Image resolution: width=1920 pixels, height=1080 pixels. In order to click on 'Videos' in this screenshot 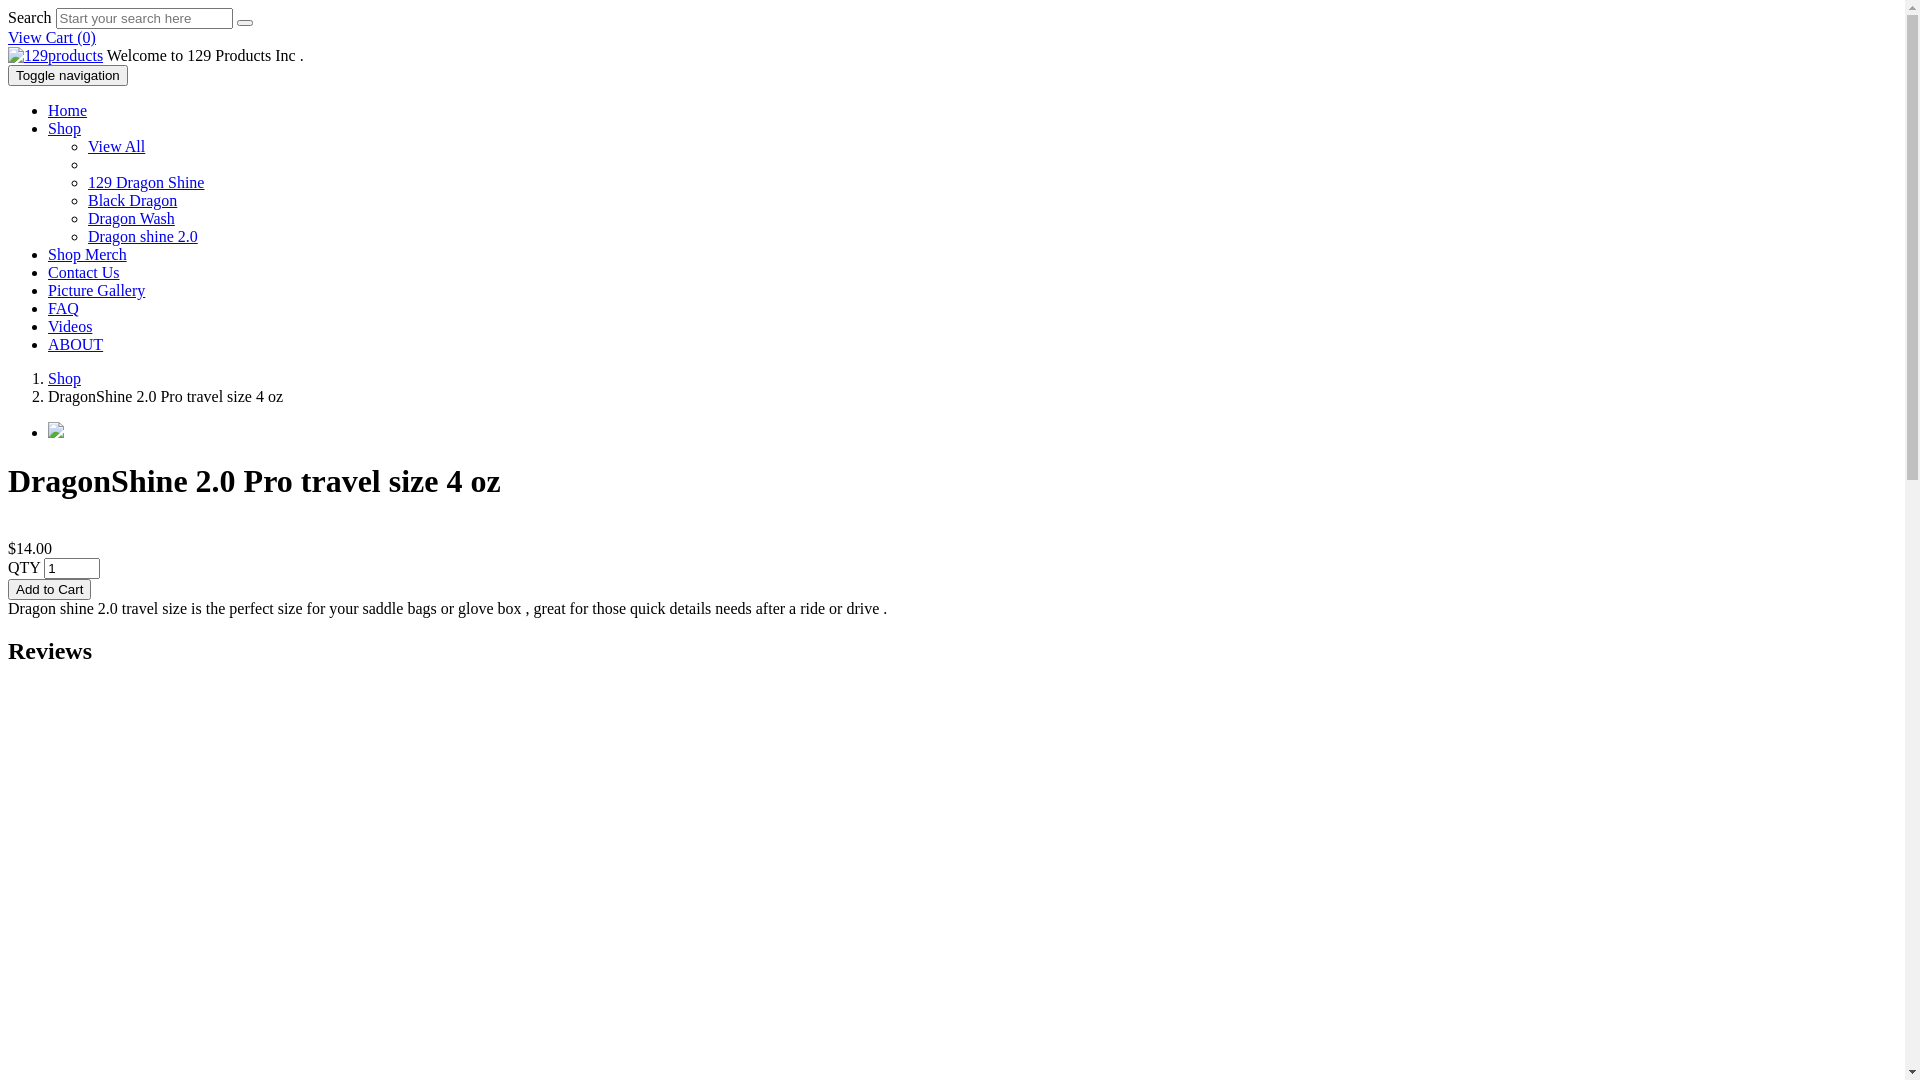, I will do `click(70, 325)`.